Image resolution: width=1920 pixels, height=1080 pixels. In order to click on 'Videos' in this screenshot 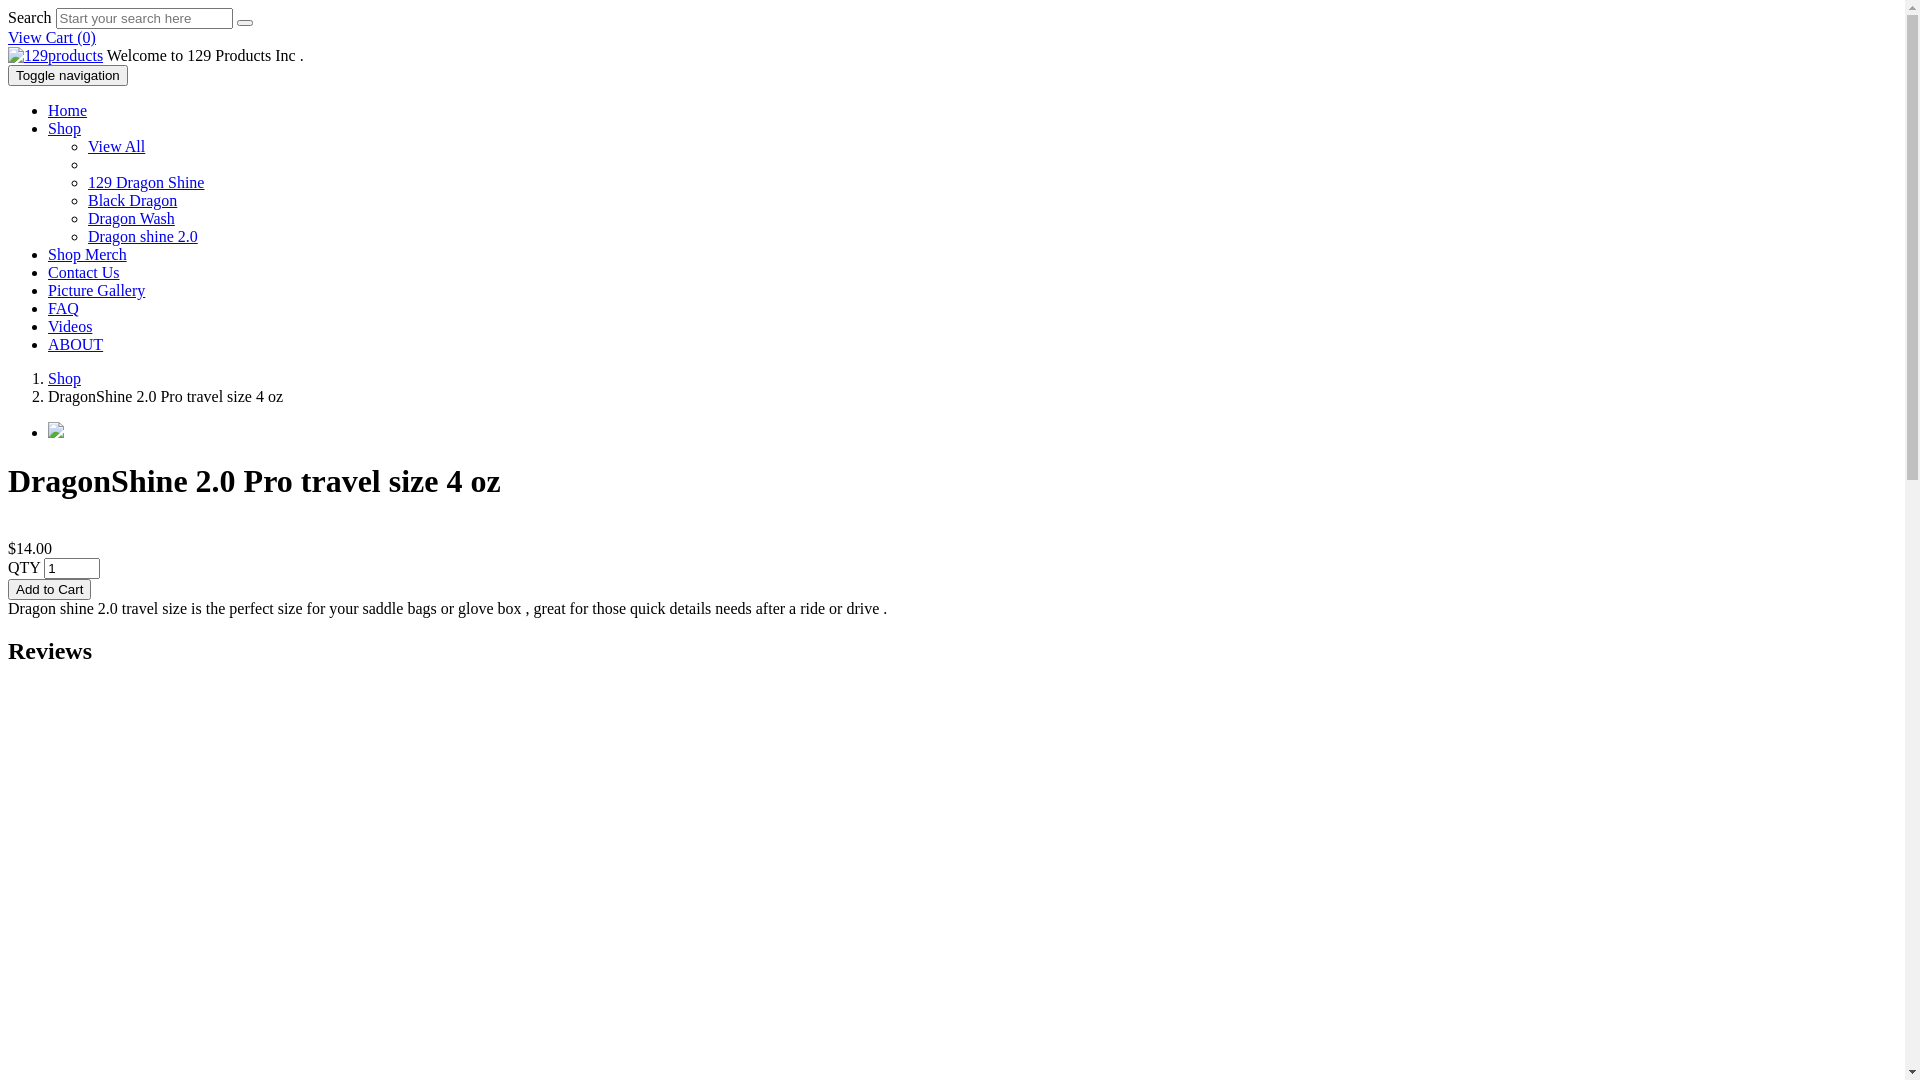, I will do `click(70, 325)`.